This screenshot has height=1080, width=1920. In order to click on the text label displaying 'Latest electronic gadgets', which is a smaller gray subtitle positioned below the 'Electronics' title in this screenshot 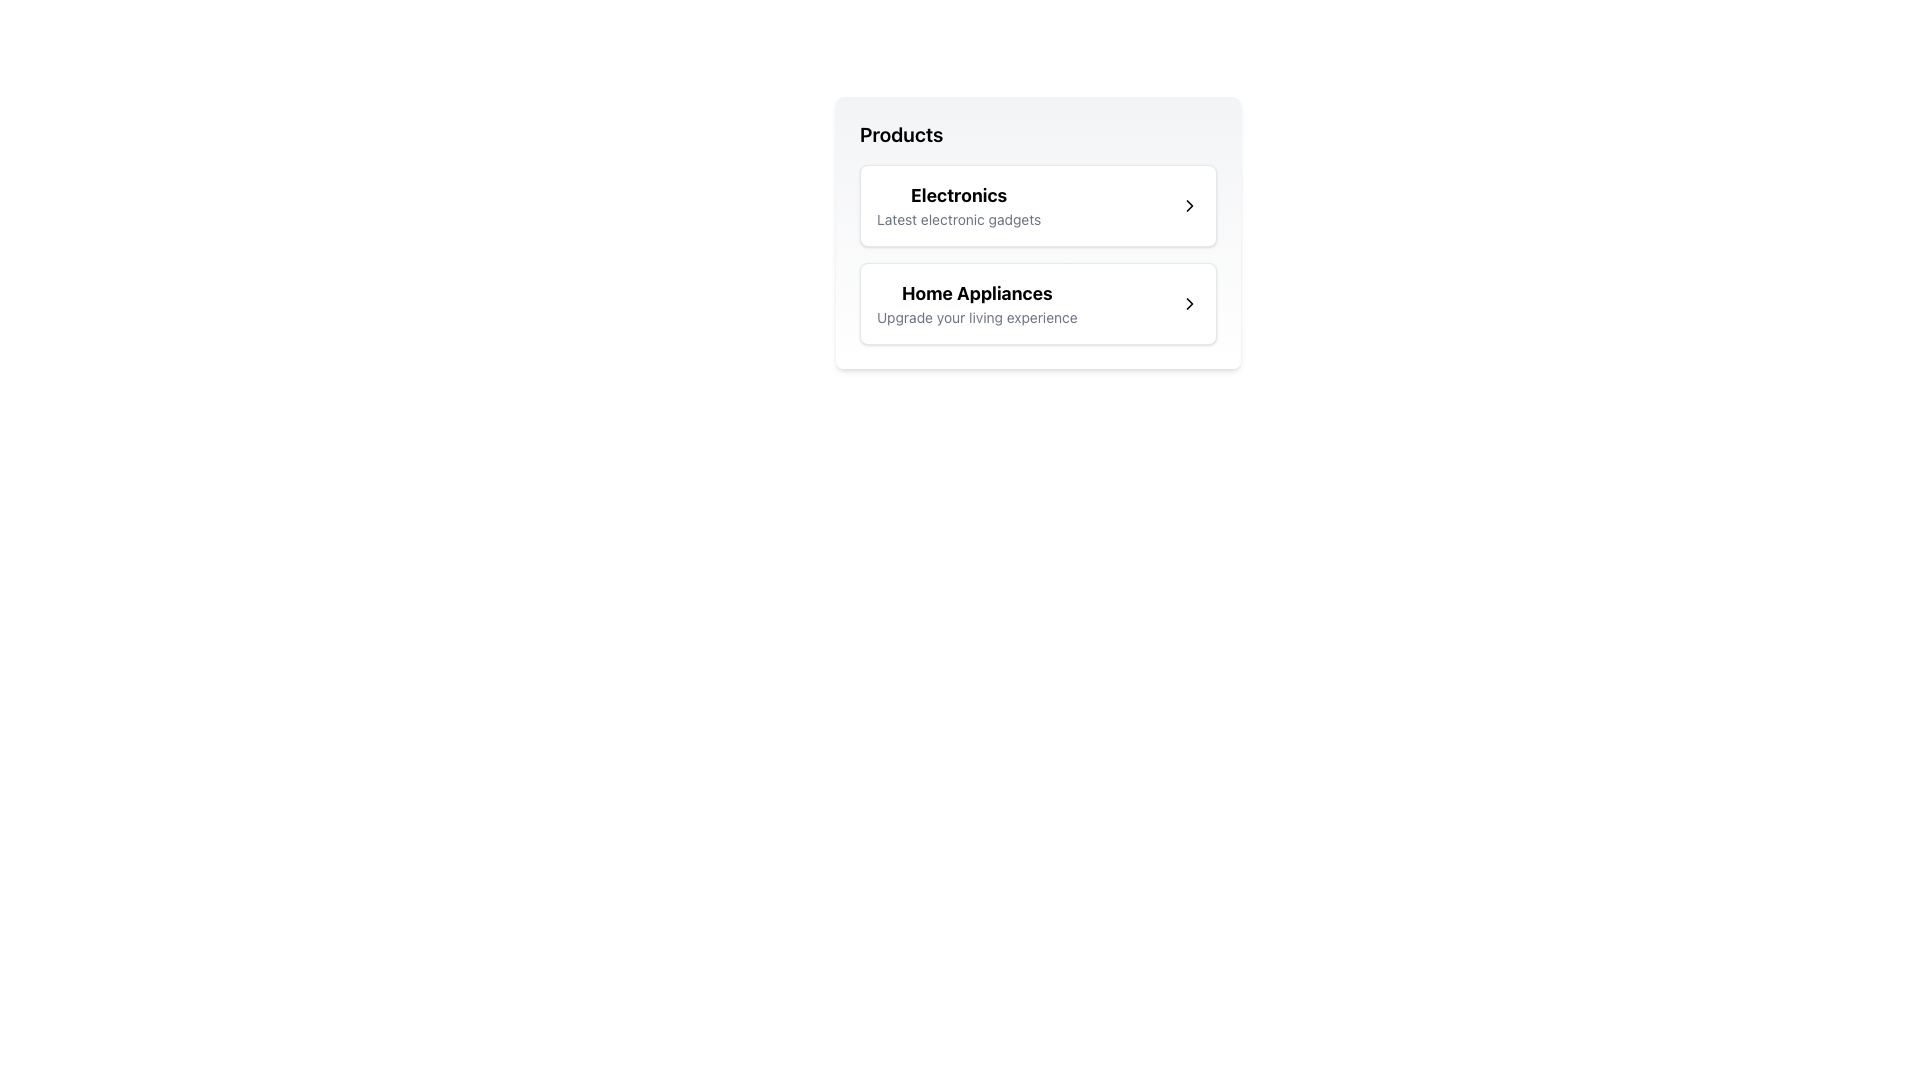, I will do `click(958, 219)`.